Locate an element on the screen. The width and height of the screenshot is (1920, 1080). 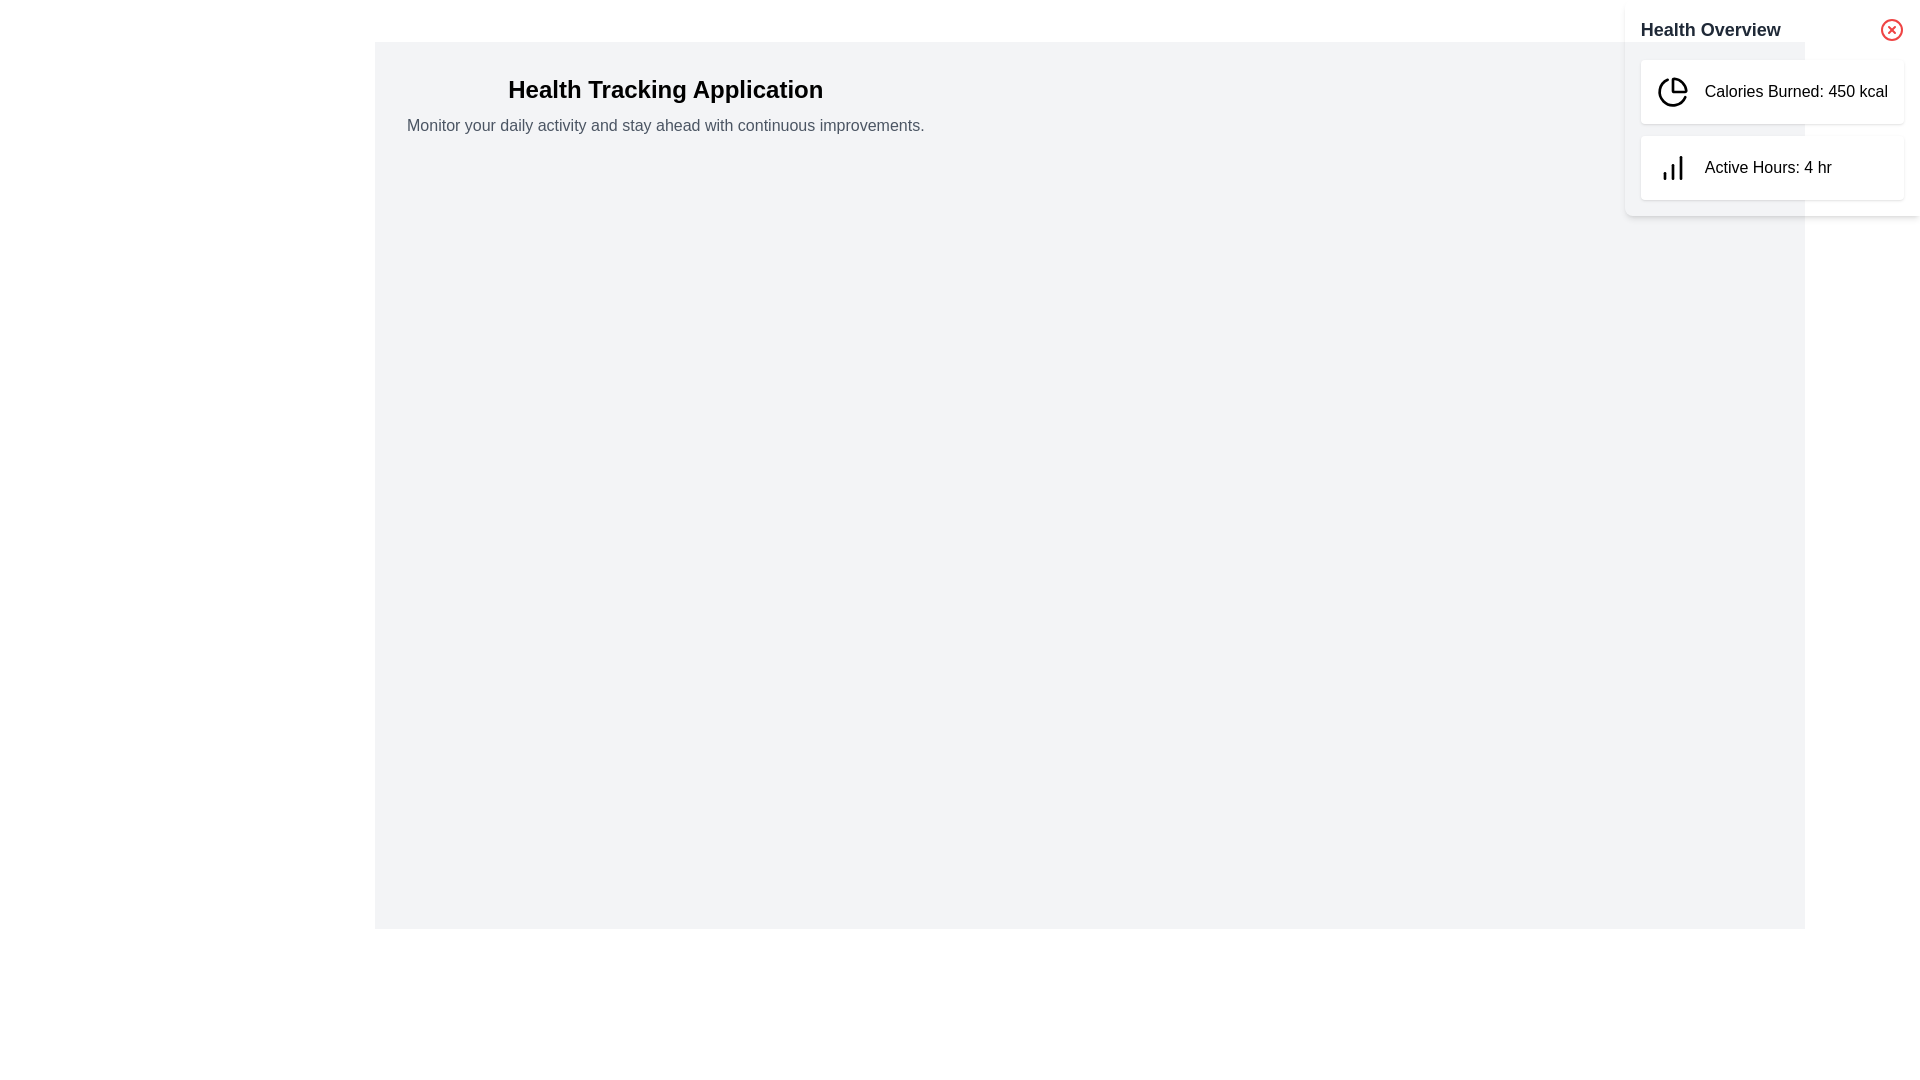
the text label that reads 'Monitor your daily activity and stay ahead with continuous improvements.', which is positioned below the 'Health Tracking Application' heading is located at coordinates (665, 126).